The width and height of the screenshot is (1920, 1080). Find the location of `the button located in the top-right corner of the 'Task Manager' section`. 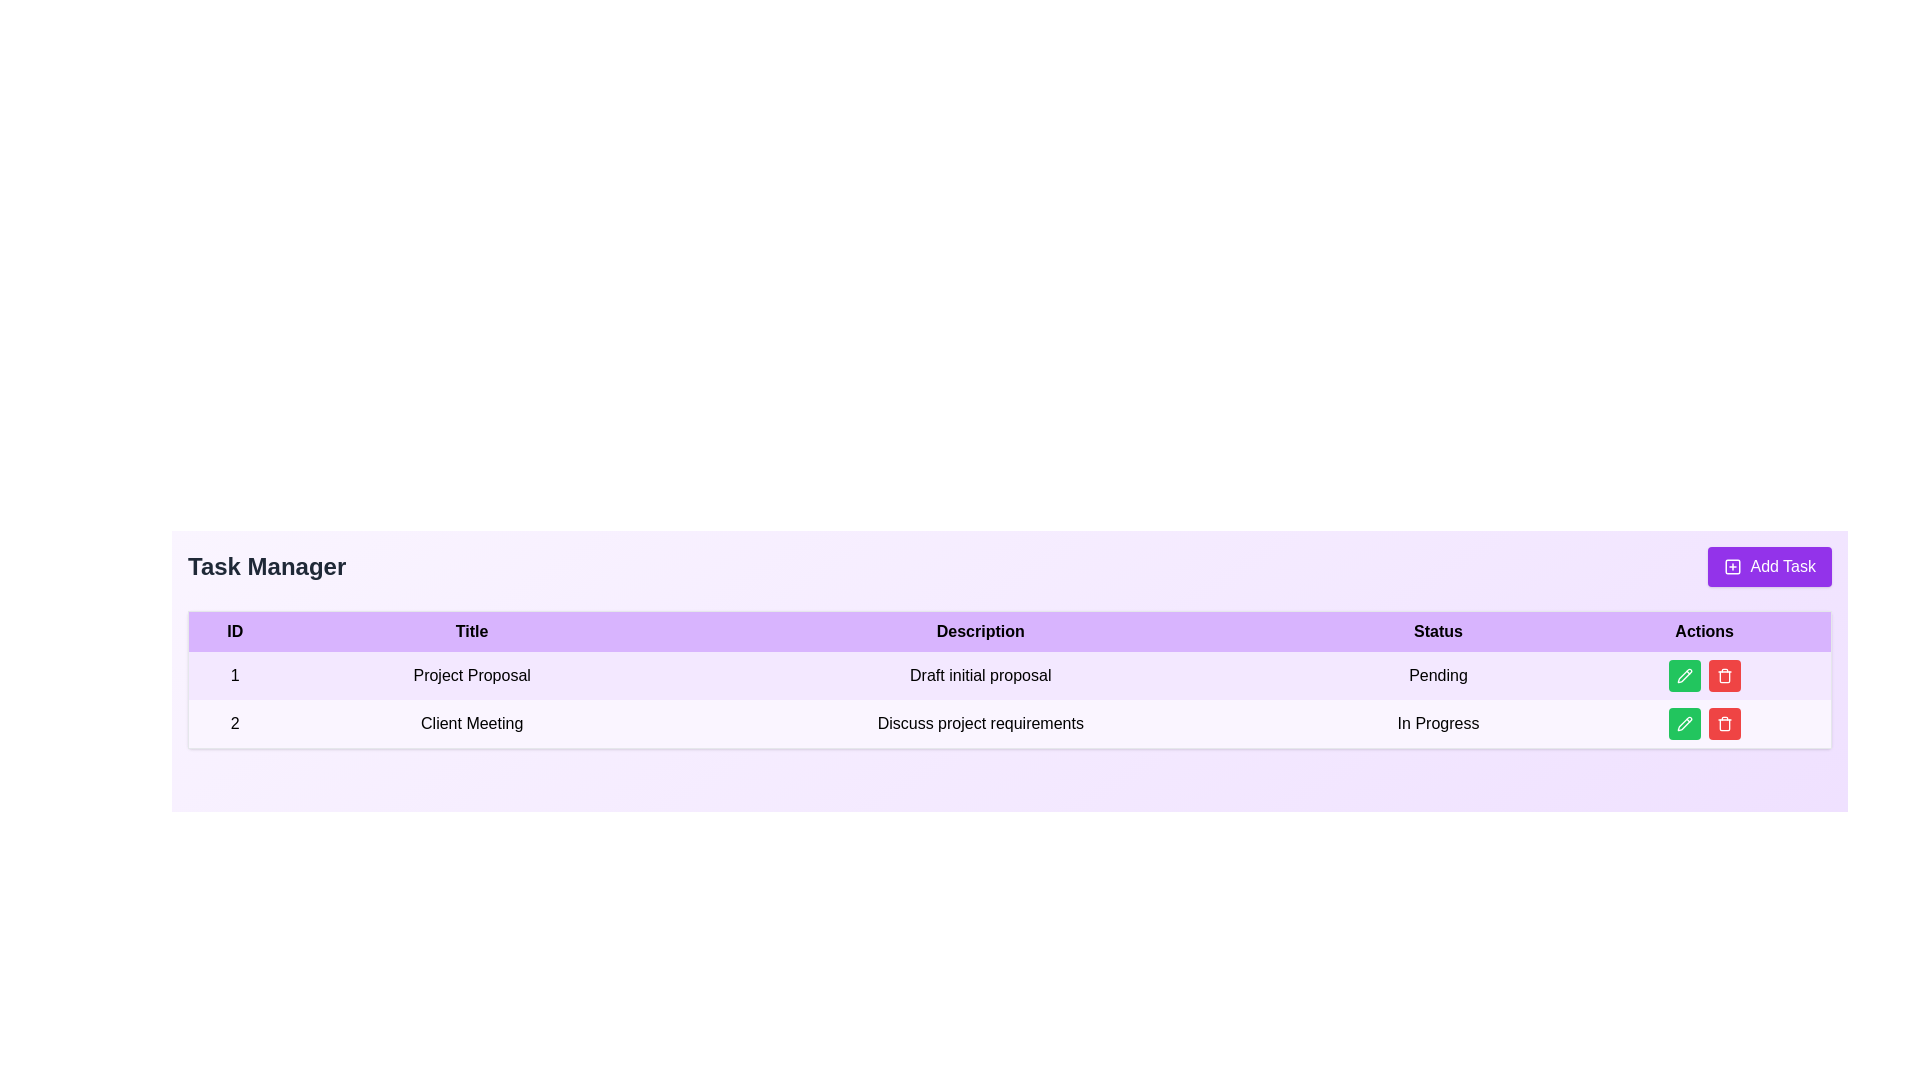

the button located in the top-right corner of the 'Task Manager' section is located at coordinates (1770, 567).